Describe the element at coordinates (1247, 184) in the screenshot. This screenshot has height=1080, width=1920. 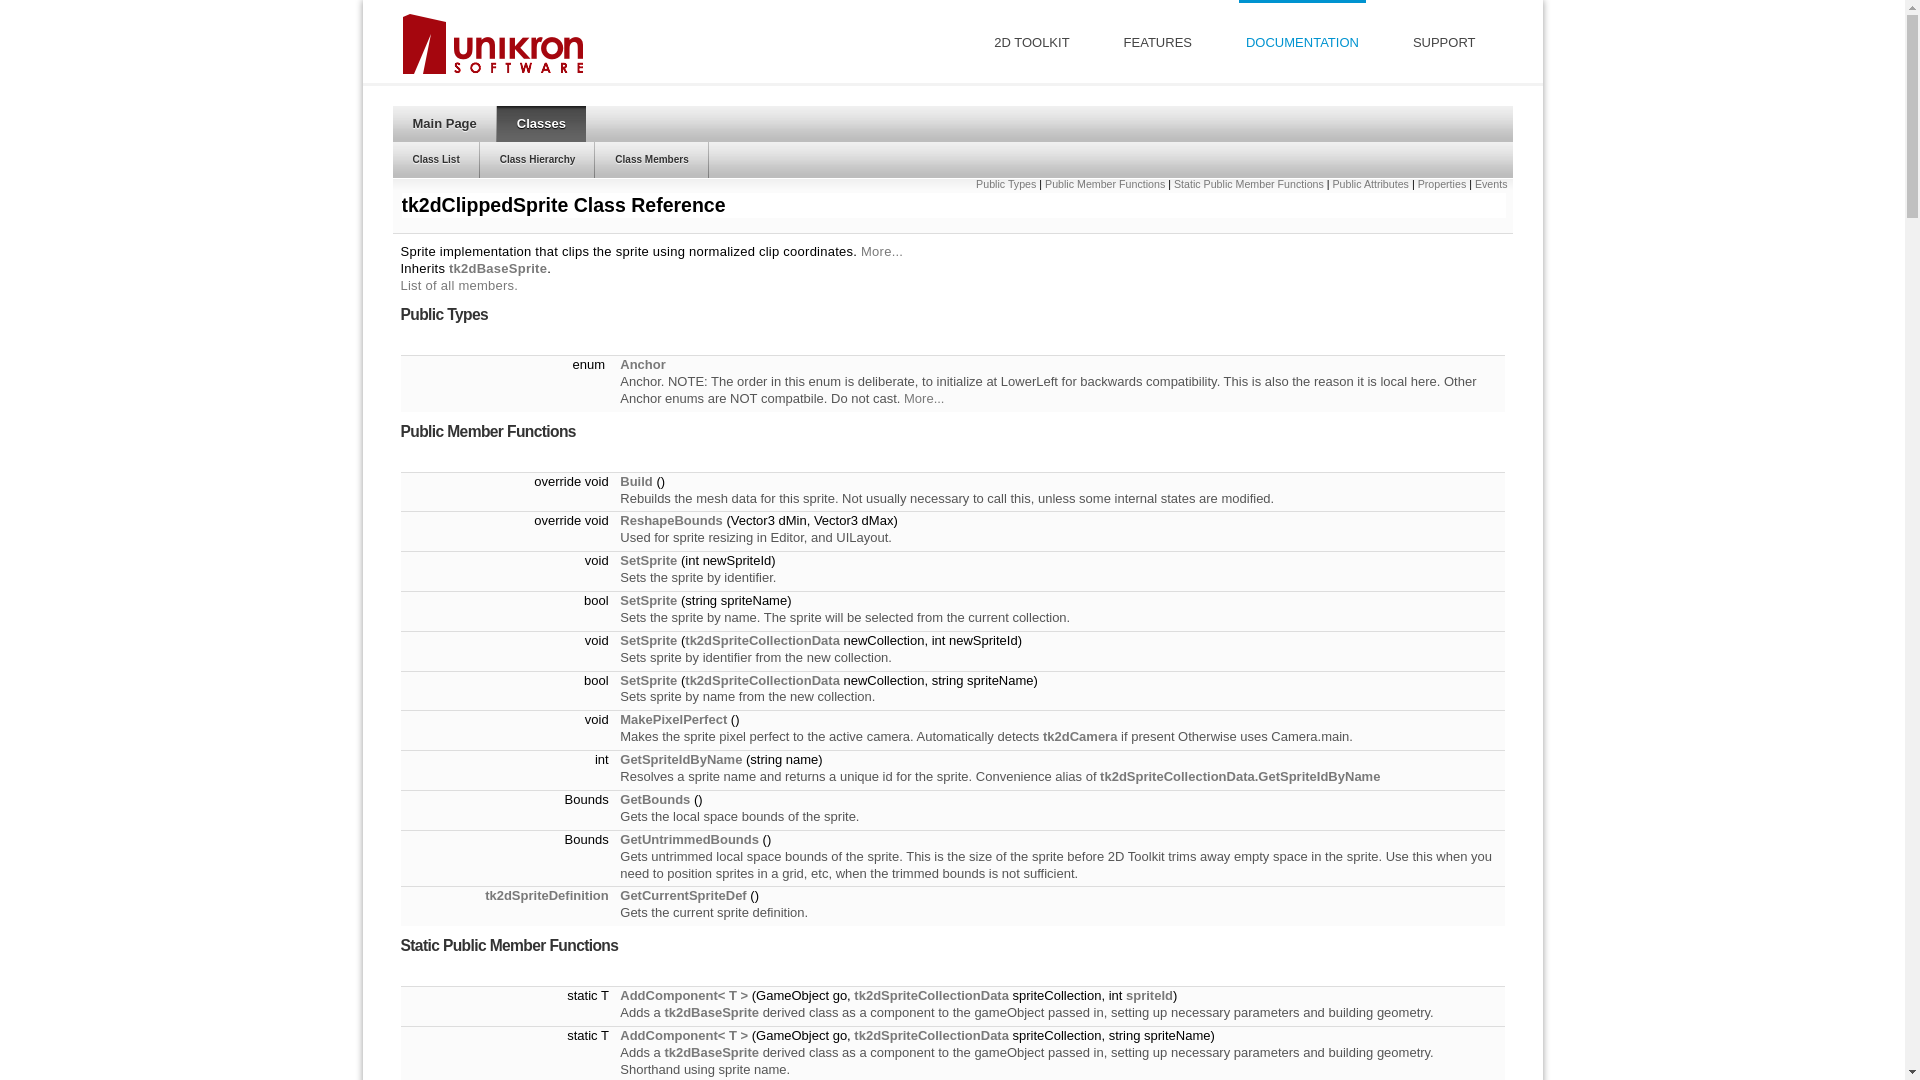
I see `'Static Public Member Functions'` at that location.